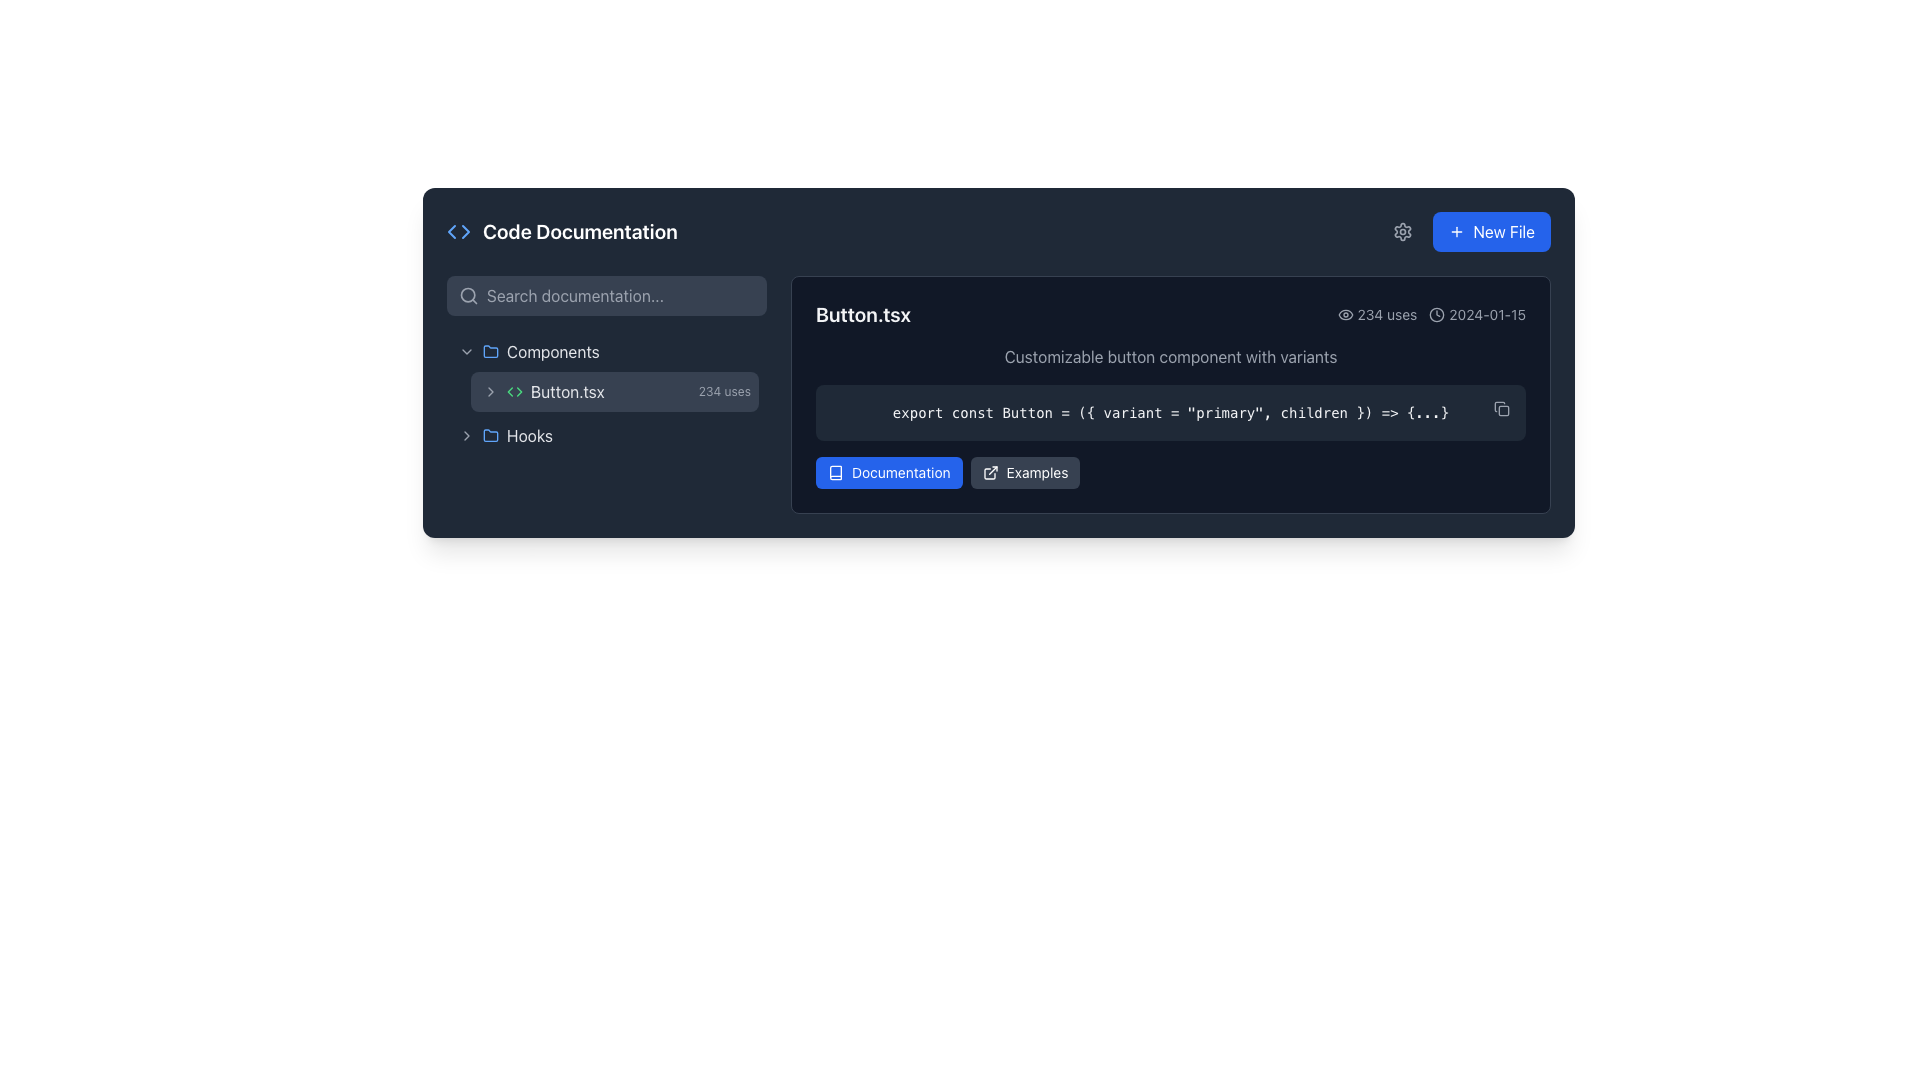 The height and width of the screenshot is (1080, 1920). I want to click on the small circular '+' icon located within the 'New File' button in the top-right corner of the interface, so click(1457, 230).